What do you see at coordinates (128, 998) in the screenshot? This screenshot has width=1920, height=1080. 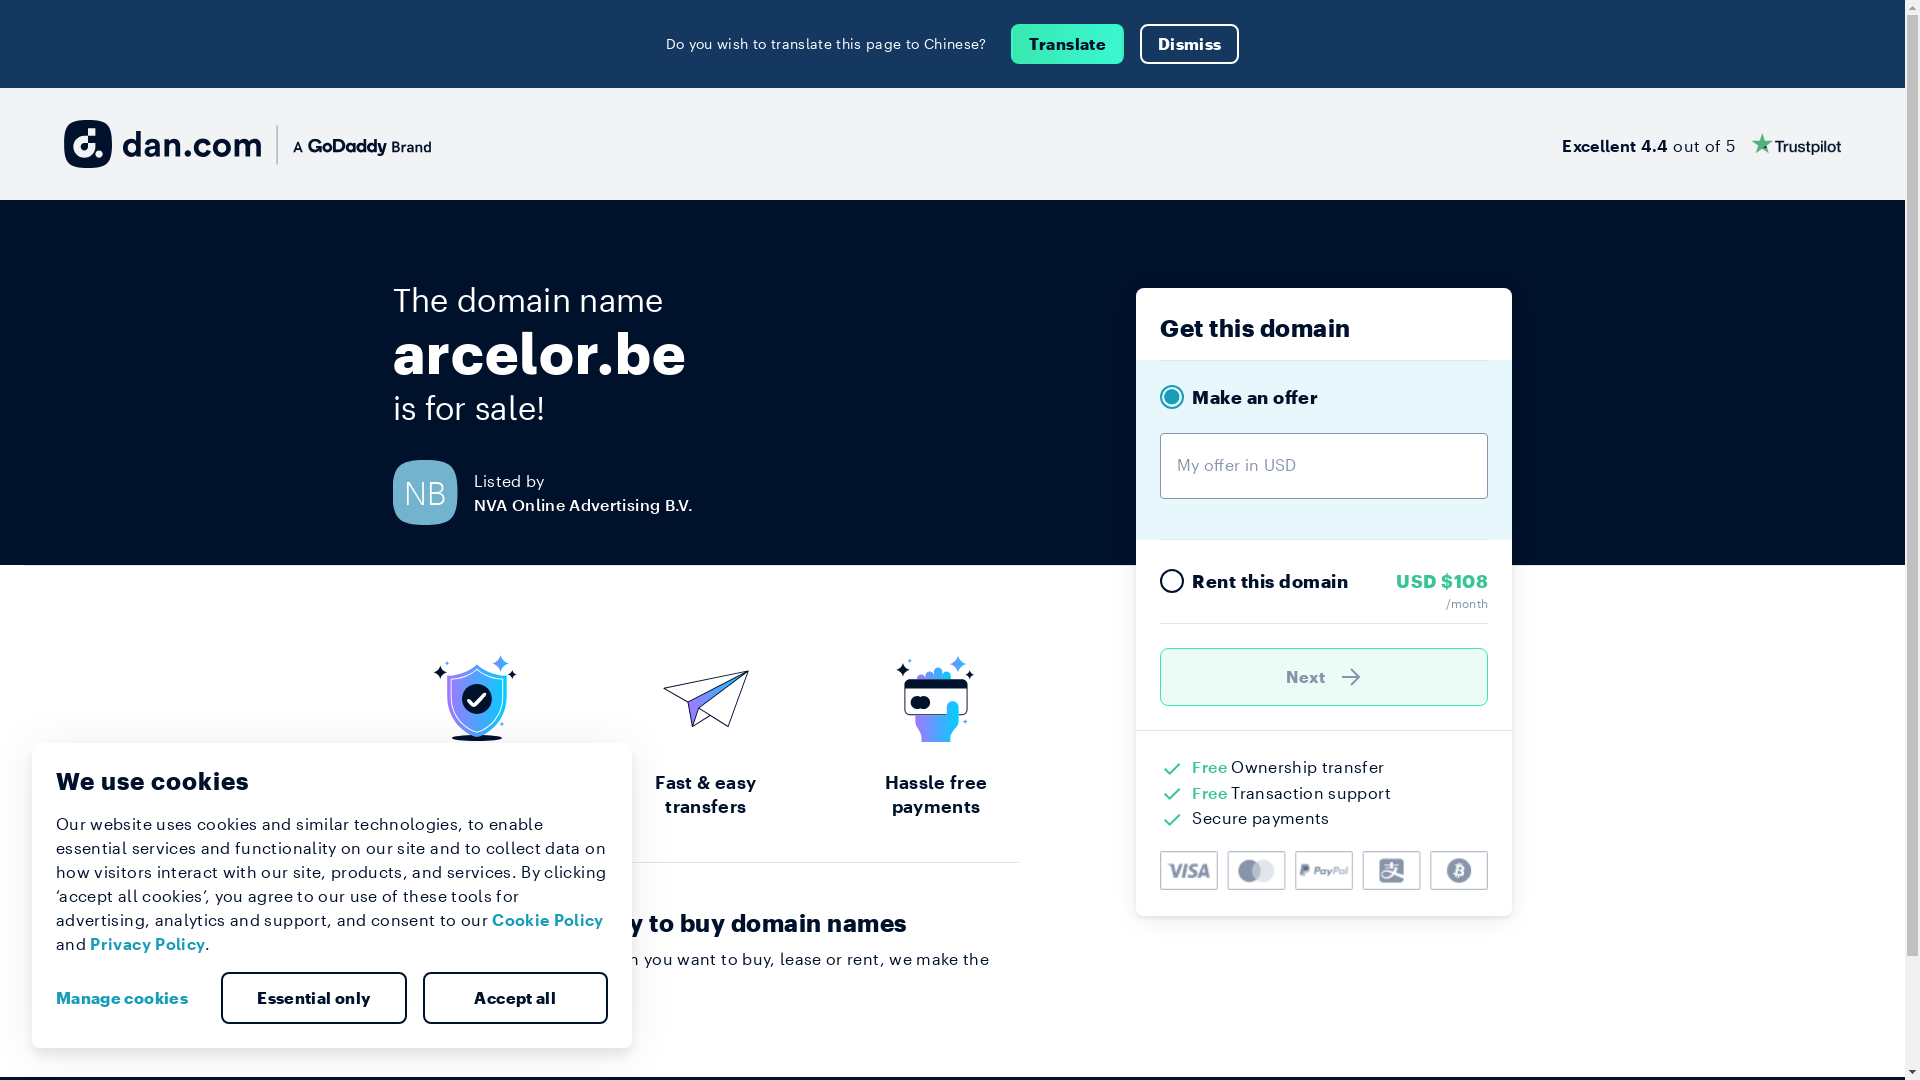 I see `'Manage cookies'` at bounding box center [128, 998].